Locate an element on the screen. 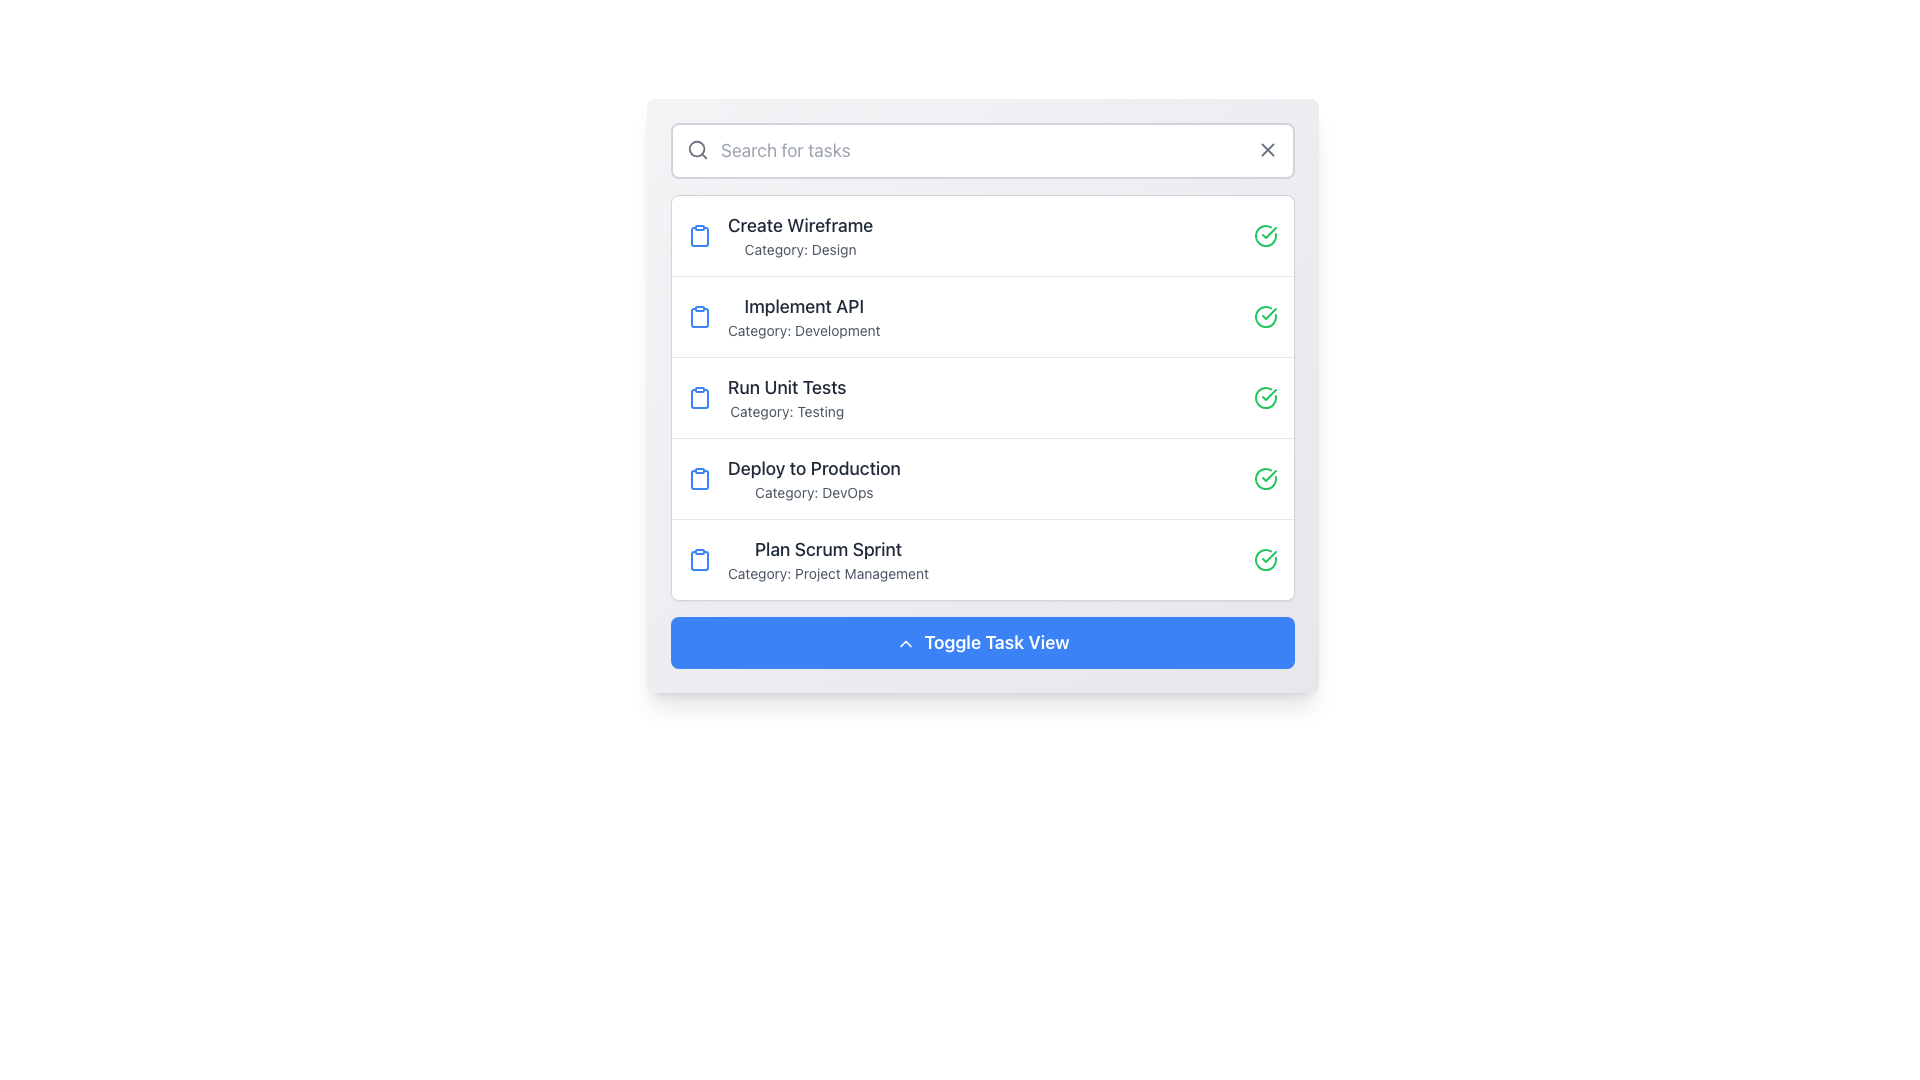  the search icon, which is represented as a light gray magnifying glass located at the far left of the search bar is located at coordinates (697, 149).